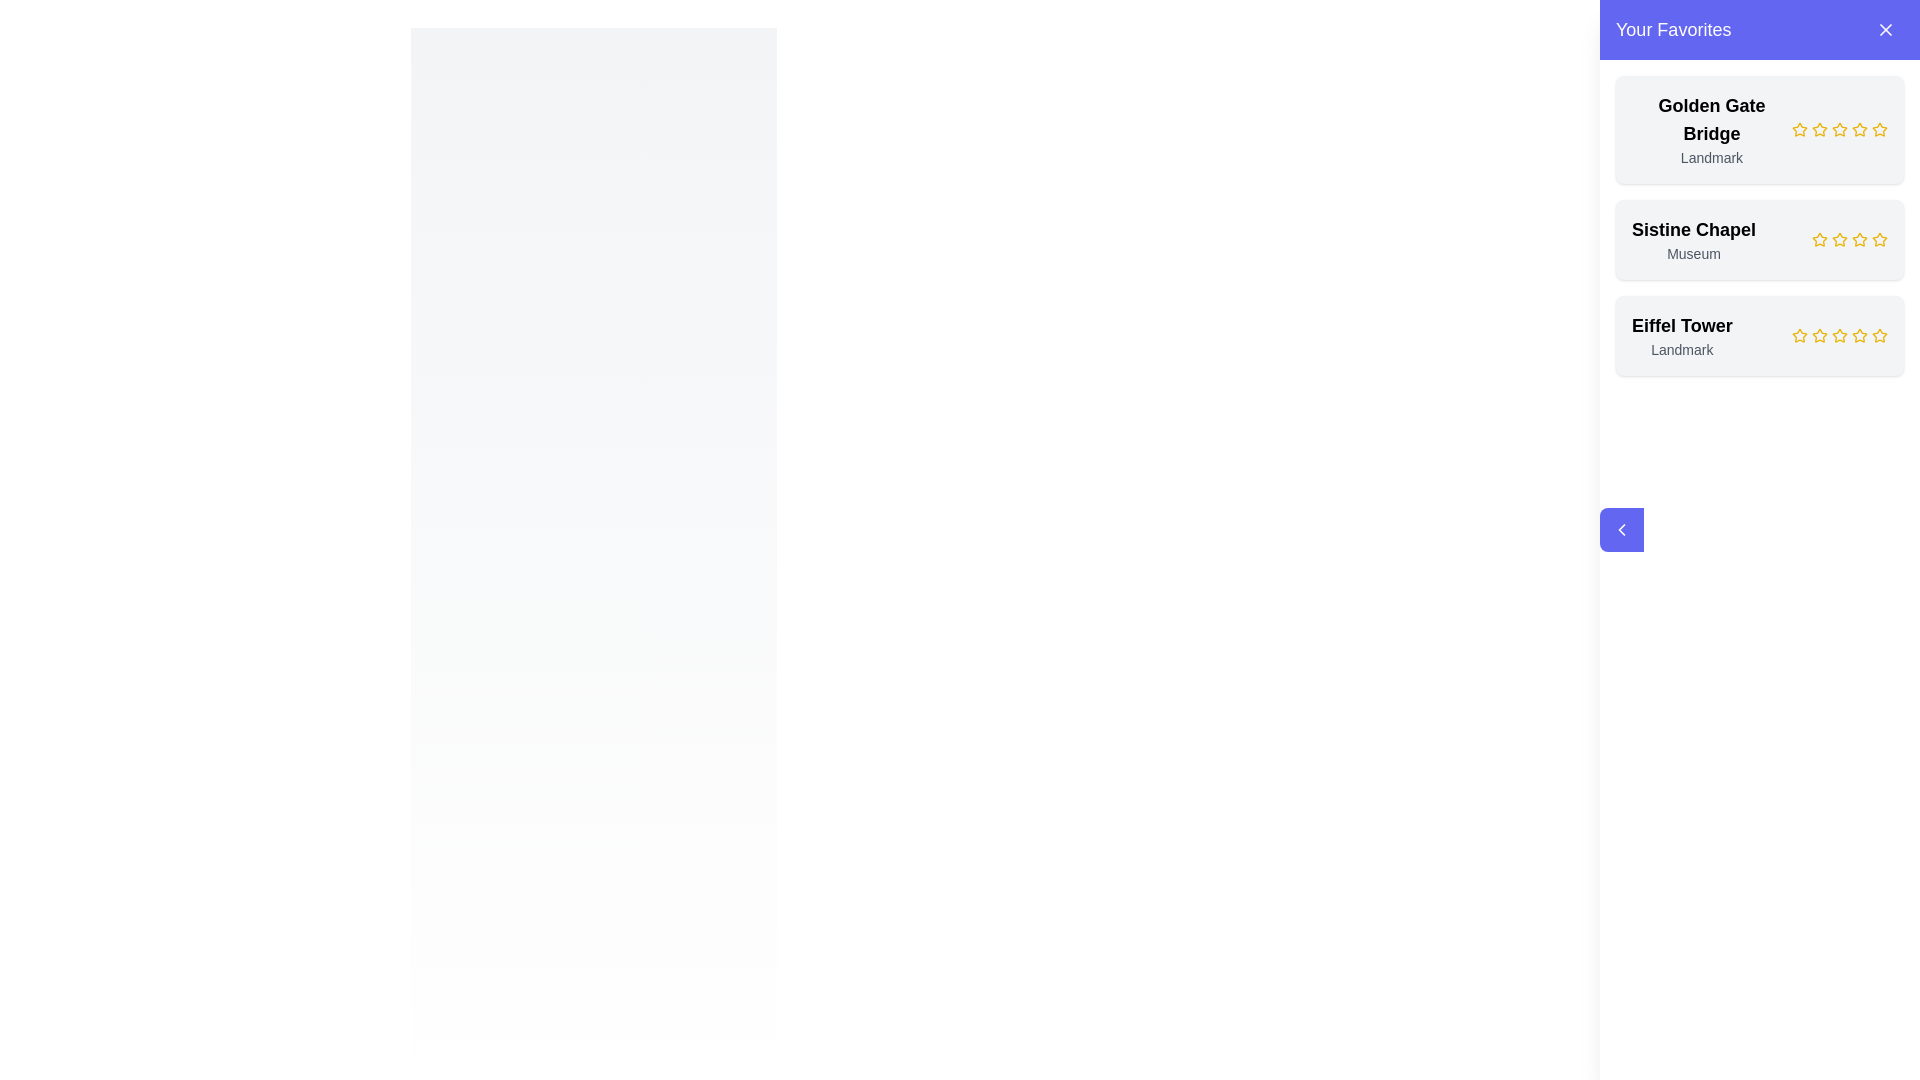 The height and width of the screenshot is (1080, 1920). What do you see at coordinates (1800, 130) in the screenshot?
I see `the first star icon in the row of rating stars next to the text 'Golden Gate Bridge' located in the right-side panel under 'Your Favorites'` at bounding box center [1800, 130].